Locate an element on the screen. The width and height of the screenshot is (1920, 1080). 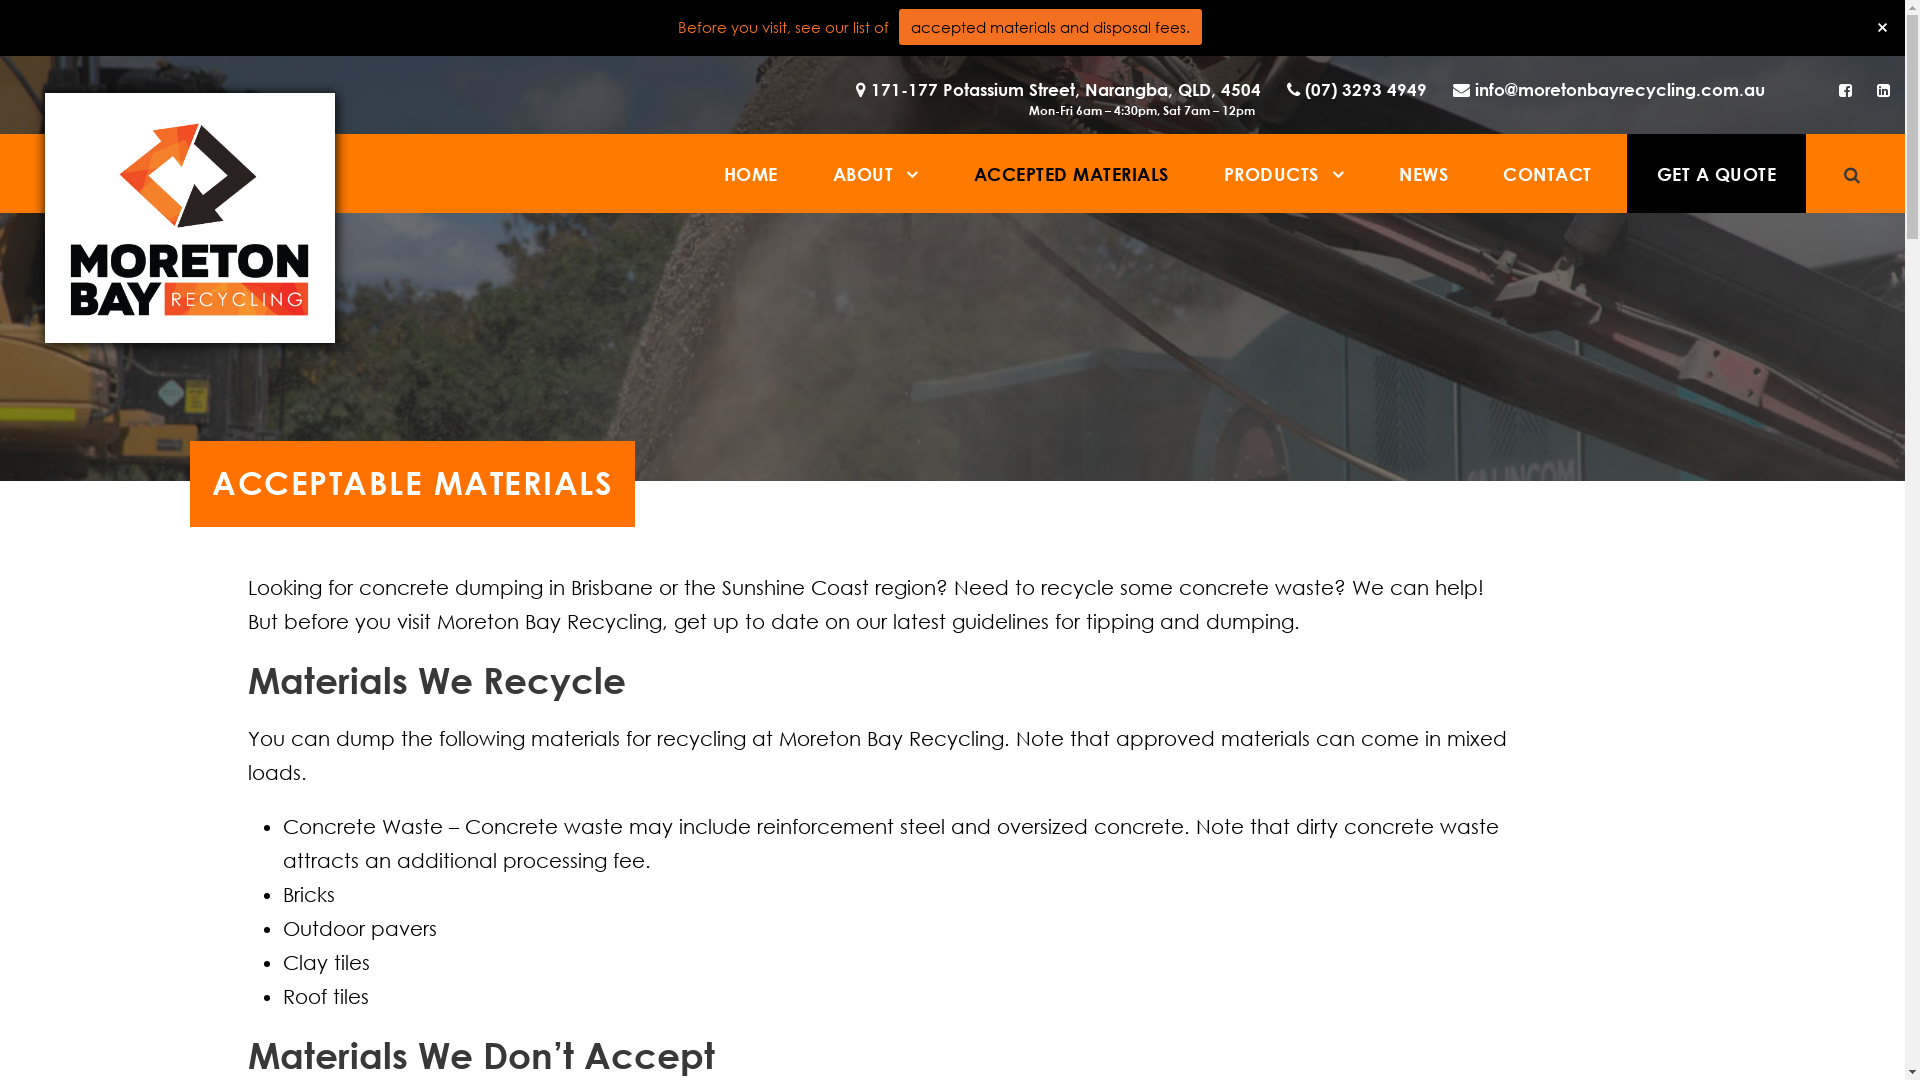
'NEWS' is located at coordinates (1422, 172).